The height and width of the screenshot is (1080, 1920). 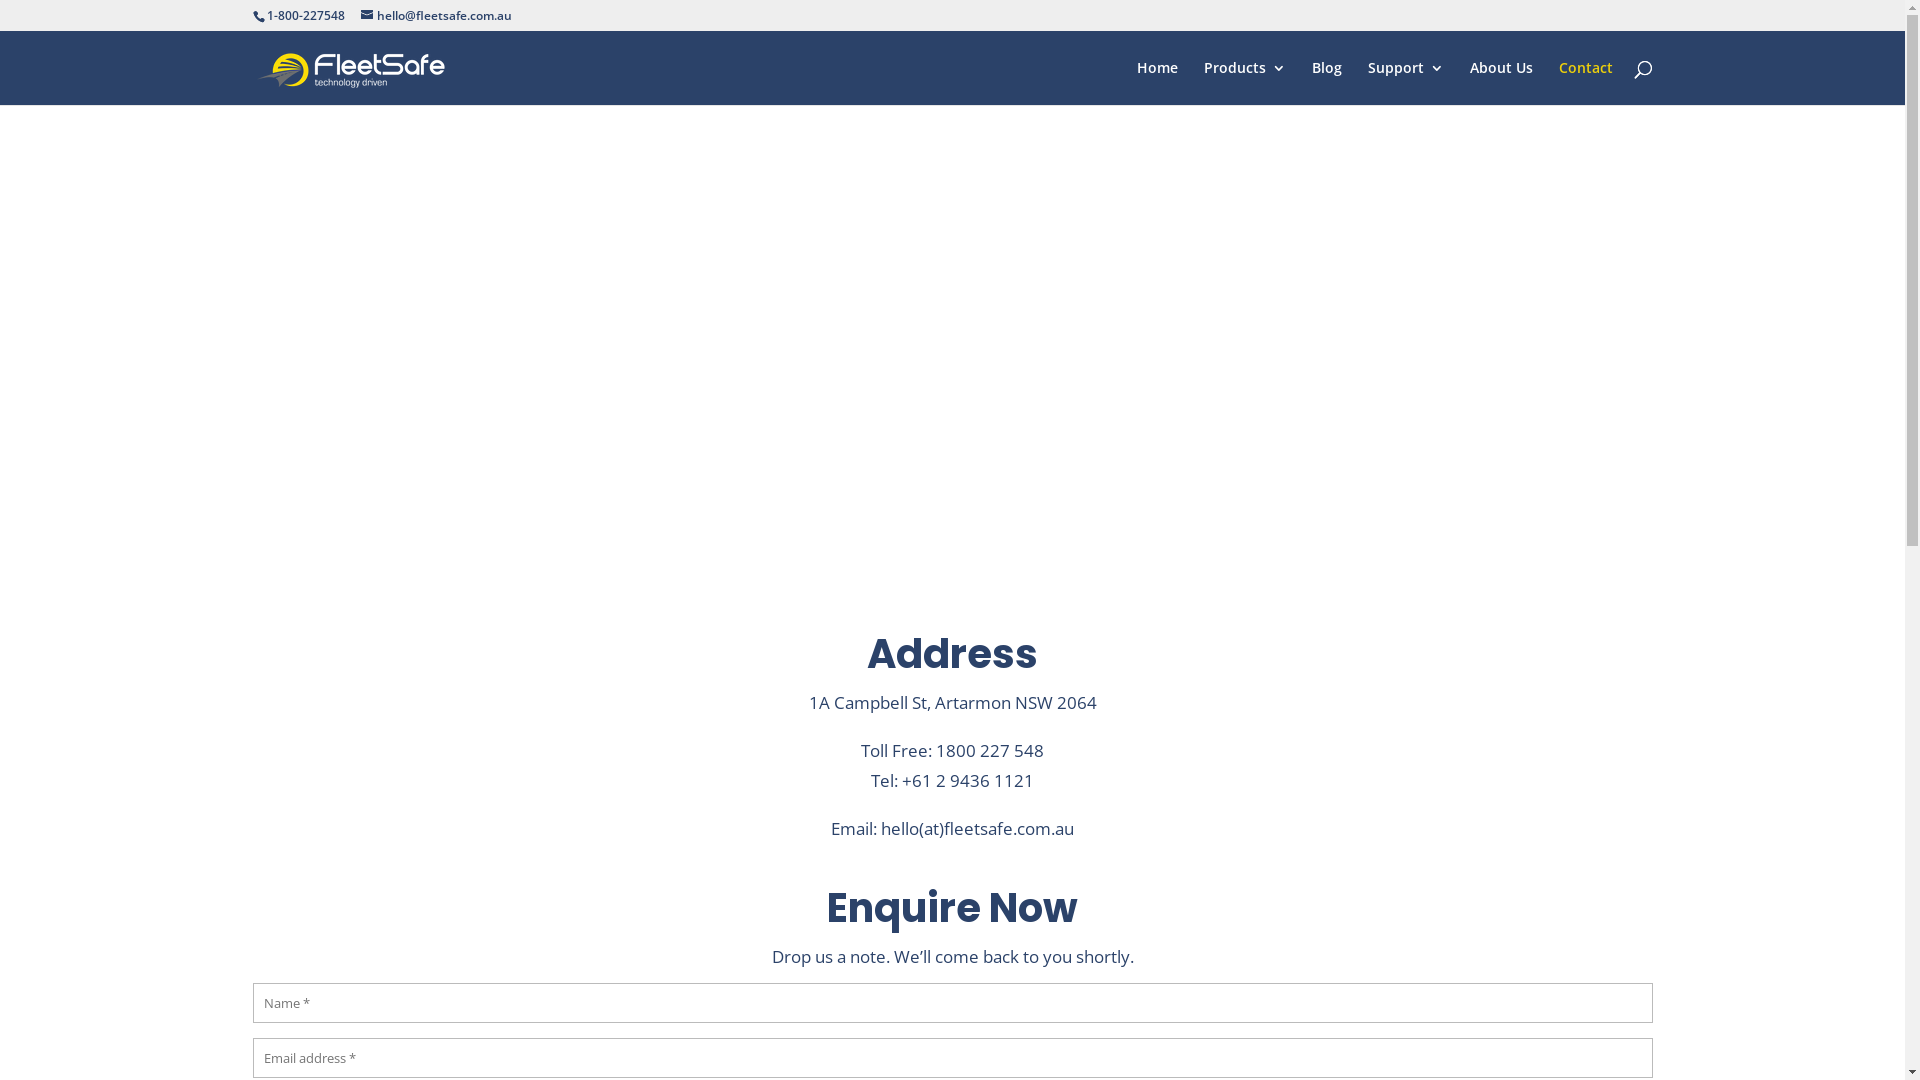 What do you see at coordinates (434, 15) in the screenshot?
I see `'hello@fleetsafe.com.au'` at bounding box center [434, 15].